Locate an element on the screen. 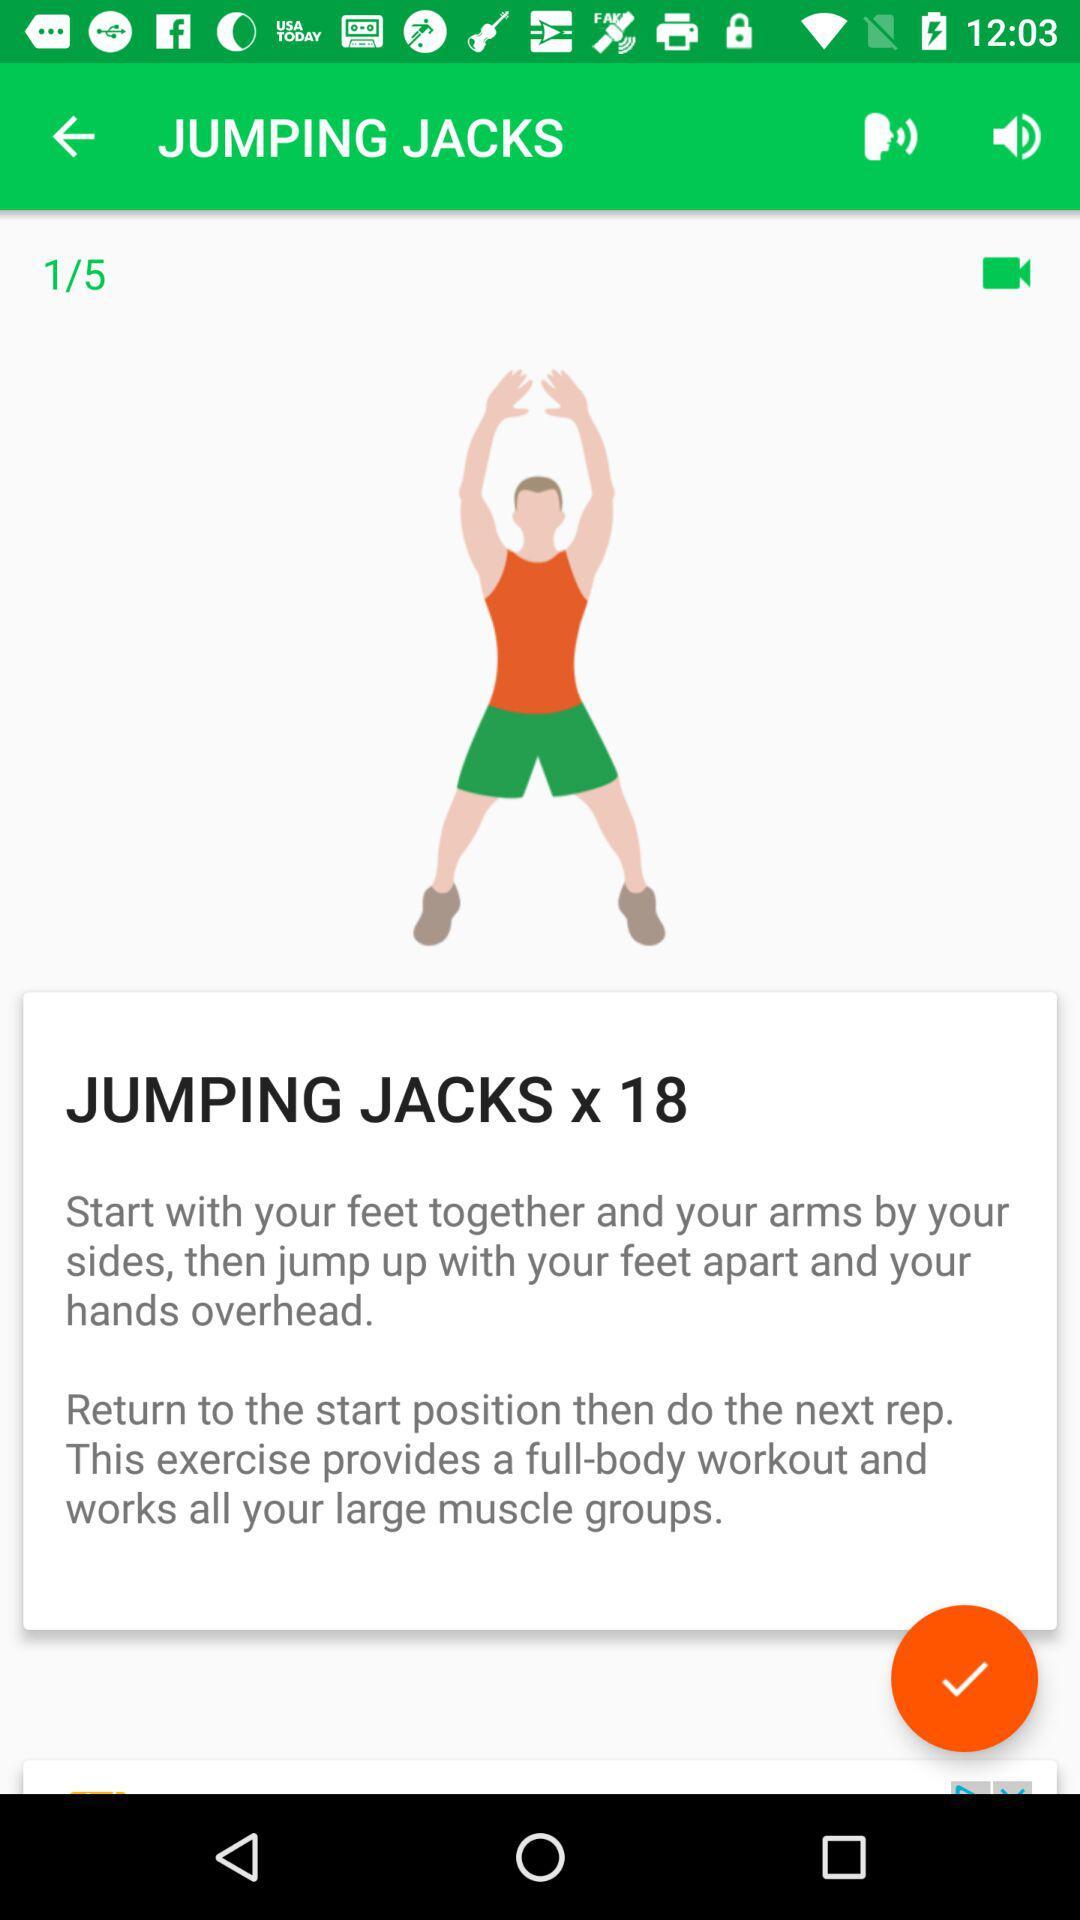 The width and height of the screenshot is (1080, 1920). the check icon is located at coordinates (963, 1678).